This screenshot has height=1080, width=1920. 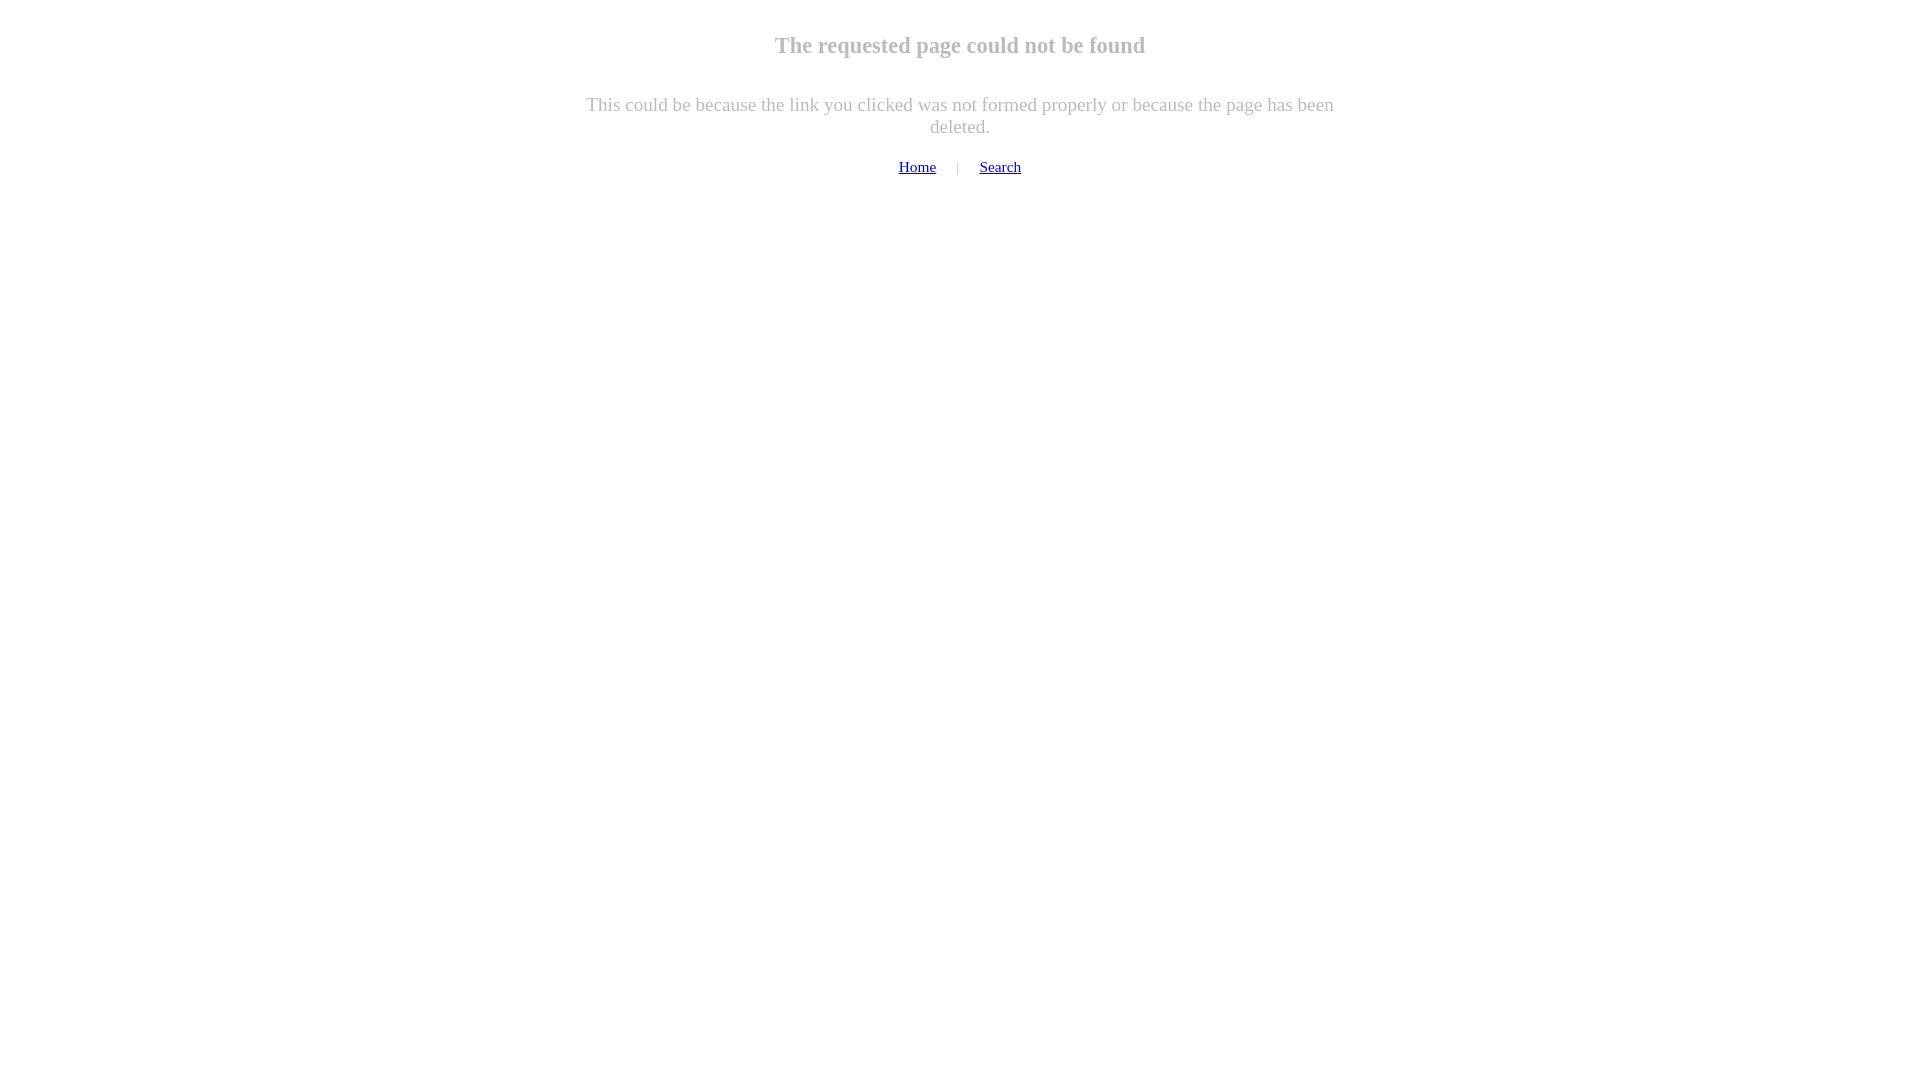 What do you see at coordinates (897, 165) in the screenshot?
I see `'Home'` at bounding box center [897, 165].